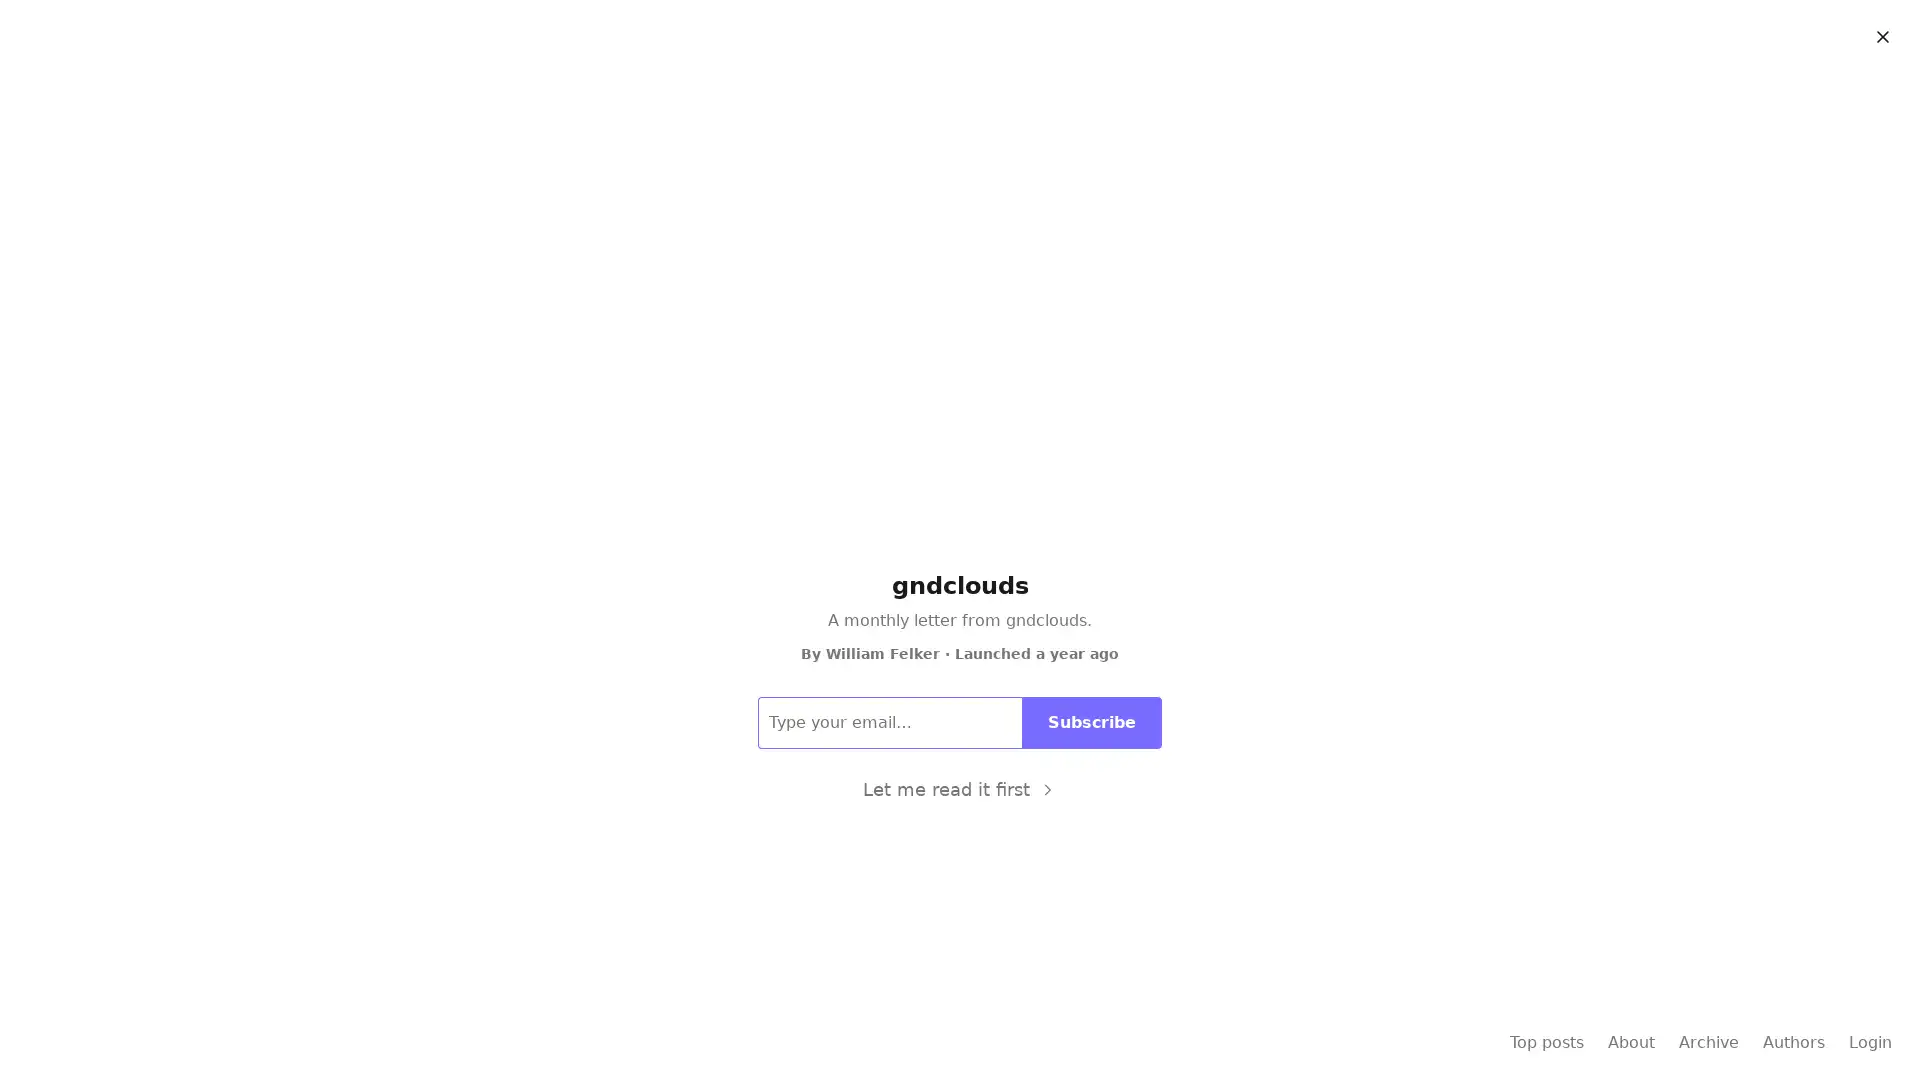 This screenshot has height=1080, width=1920. I want to click on About, so click(1033, 87).